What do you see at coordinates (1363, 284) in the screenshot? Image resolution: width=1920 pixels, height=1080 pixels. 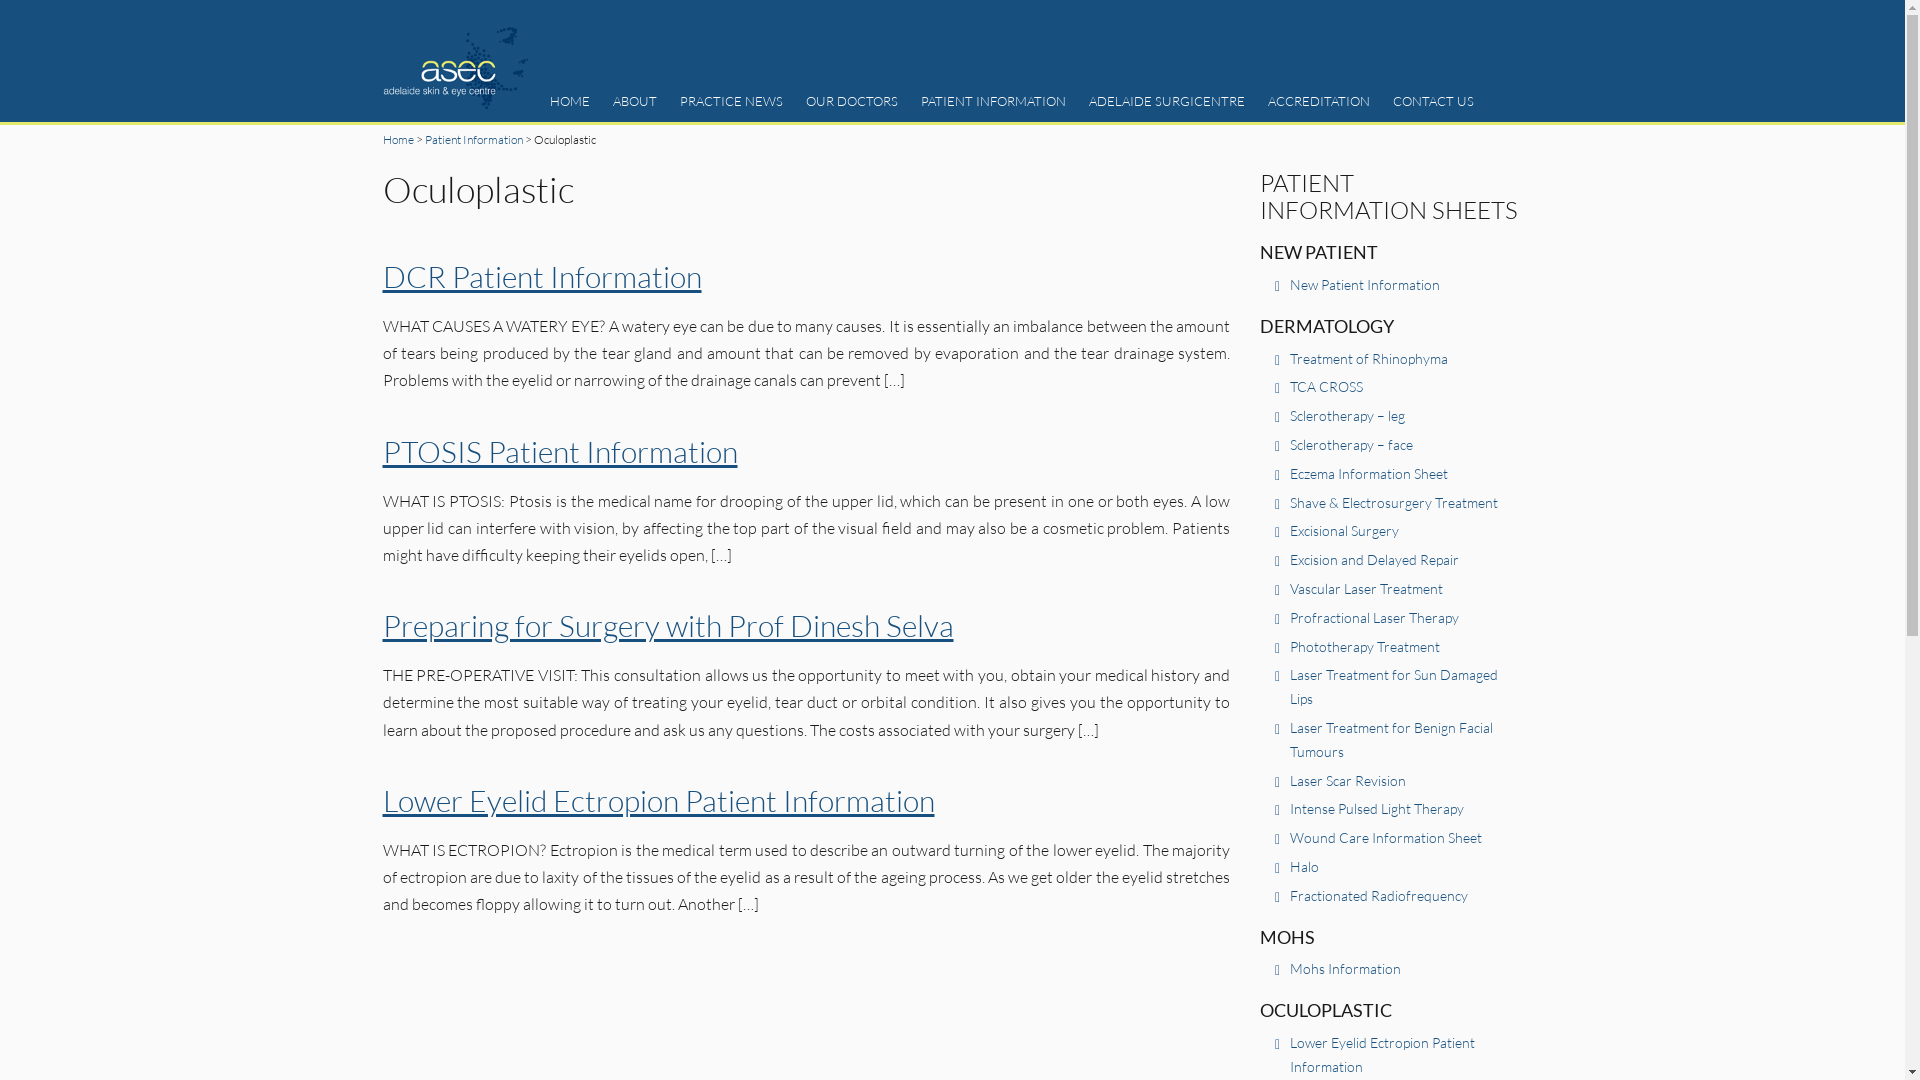 I see `'New Patient Information'` at bounding box center [1363, 284].